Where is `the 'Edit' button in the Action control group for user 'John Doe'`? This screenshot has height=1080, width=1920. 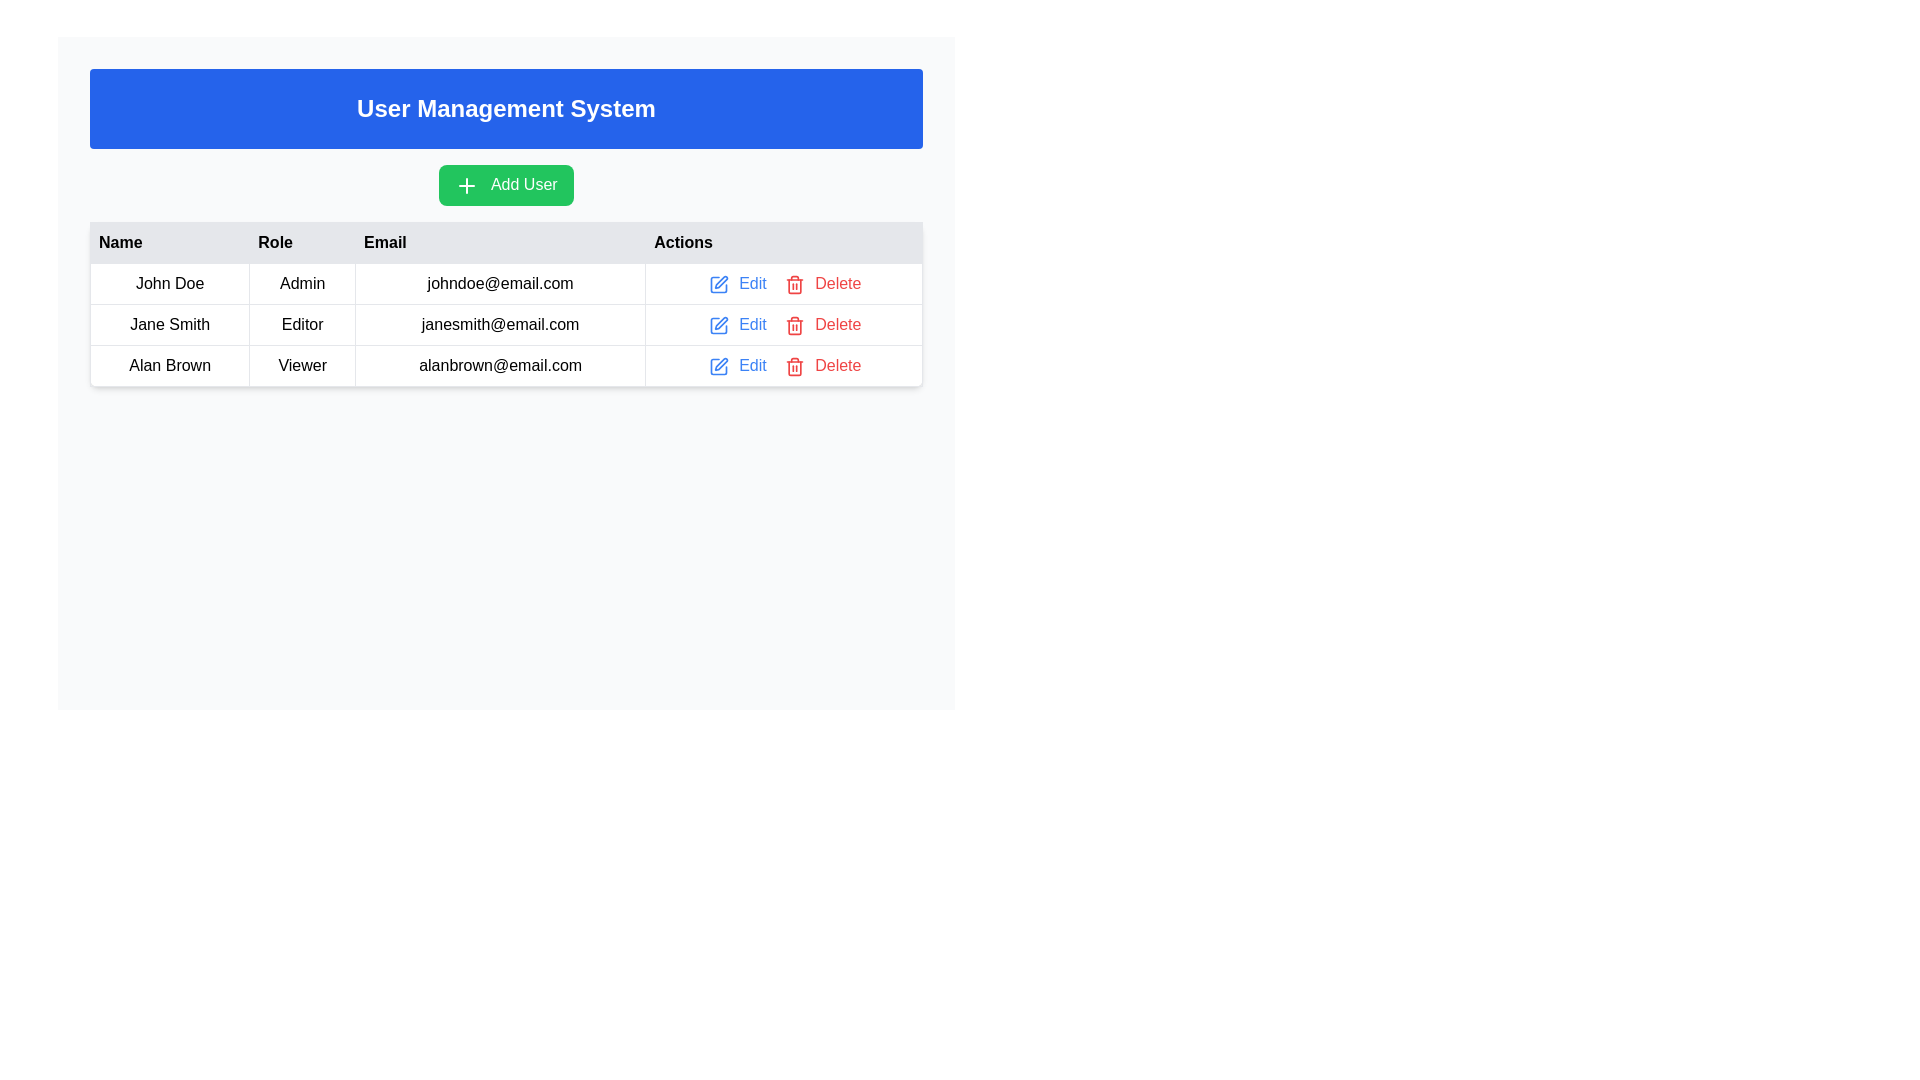 the 'Edit' button in the Action control group for user 'John Doe' is located at coordinates (783, 283).